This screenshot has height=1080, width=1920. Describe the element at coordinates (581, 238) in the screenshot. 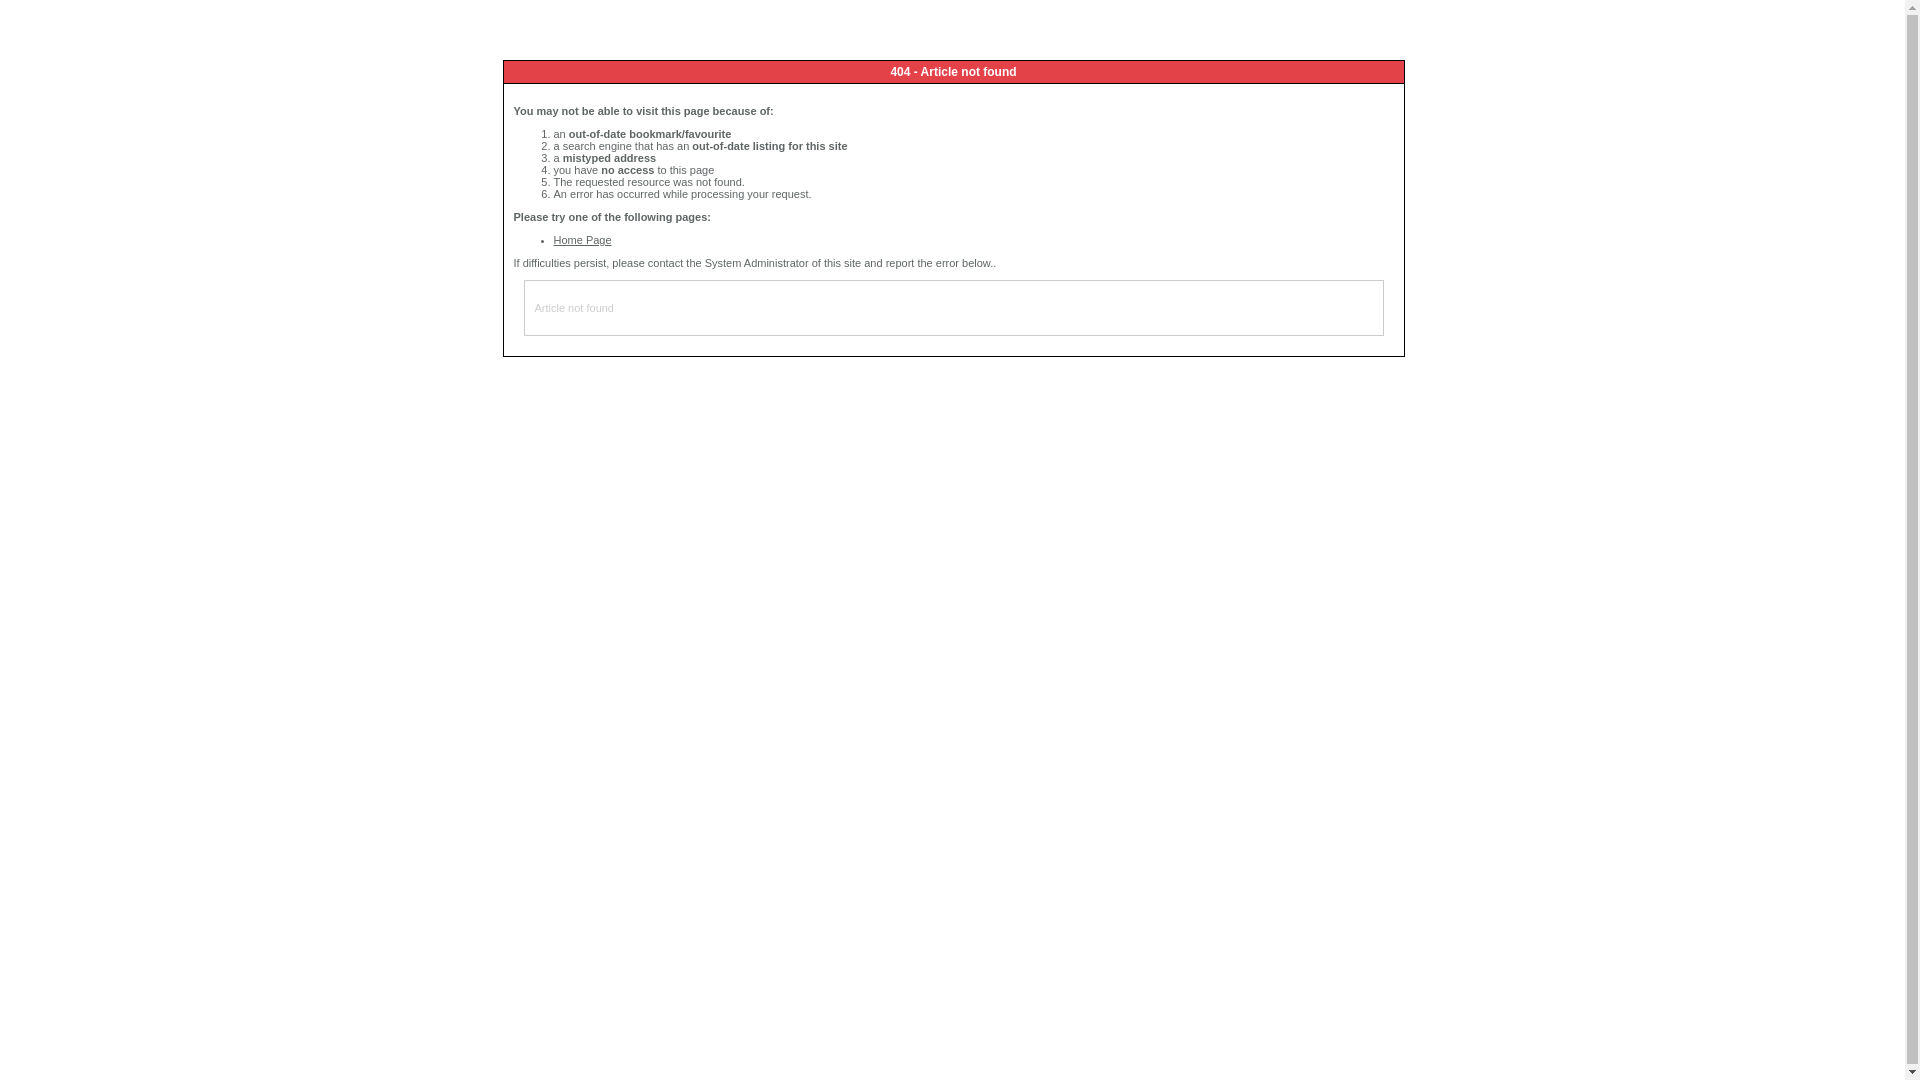

I see `'Home Page'` at that location.